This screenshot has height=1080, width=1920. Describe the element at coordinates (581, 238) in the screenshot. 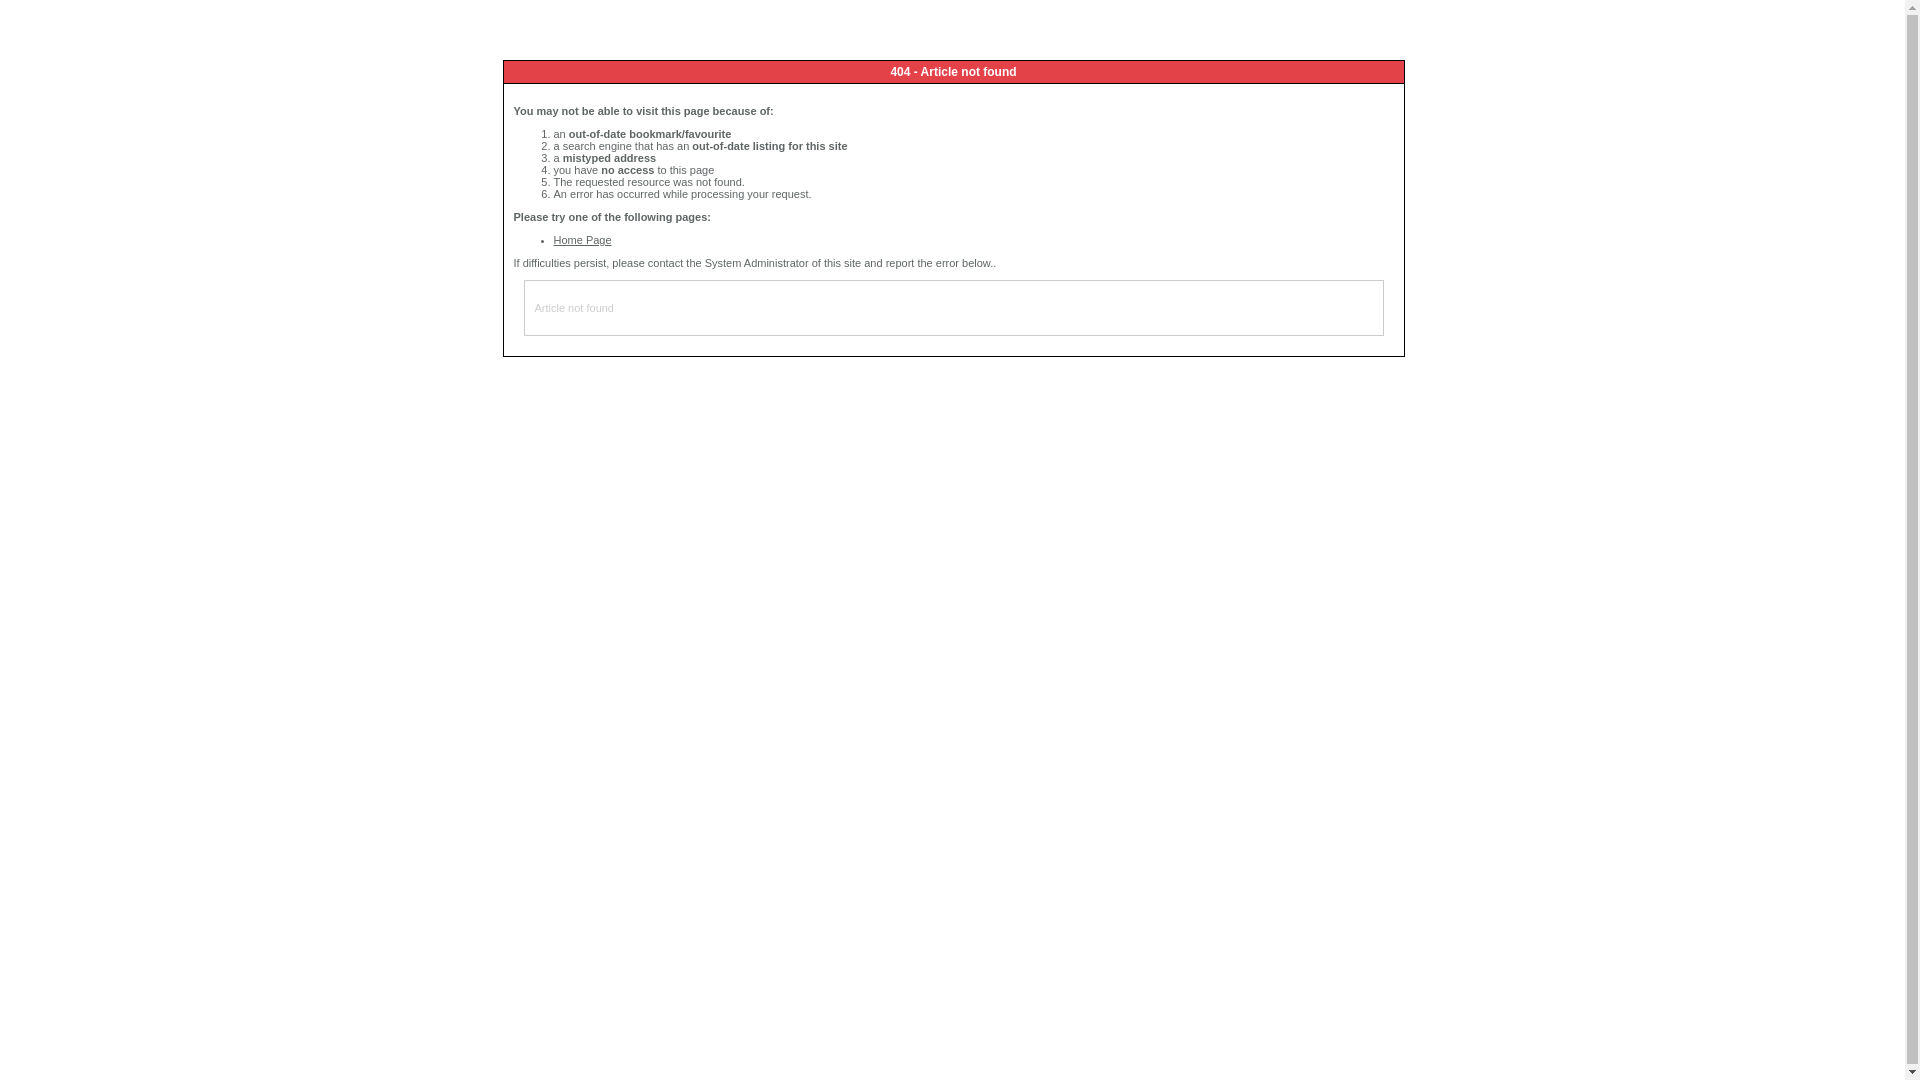

I see `'Home Page'` at that location.